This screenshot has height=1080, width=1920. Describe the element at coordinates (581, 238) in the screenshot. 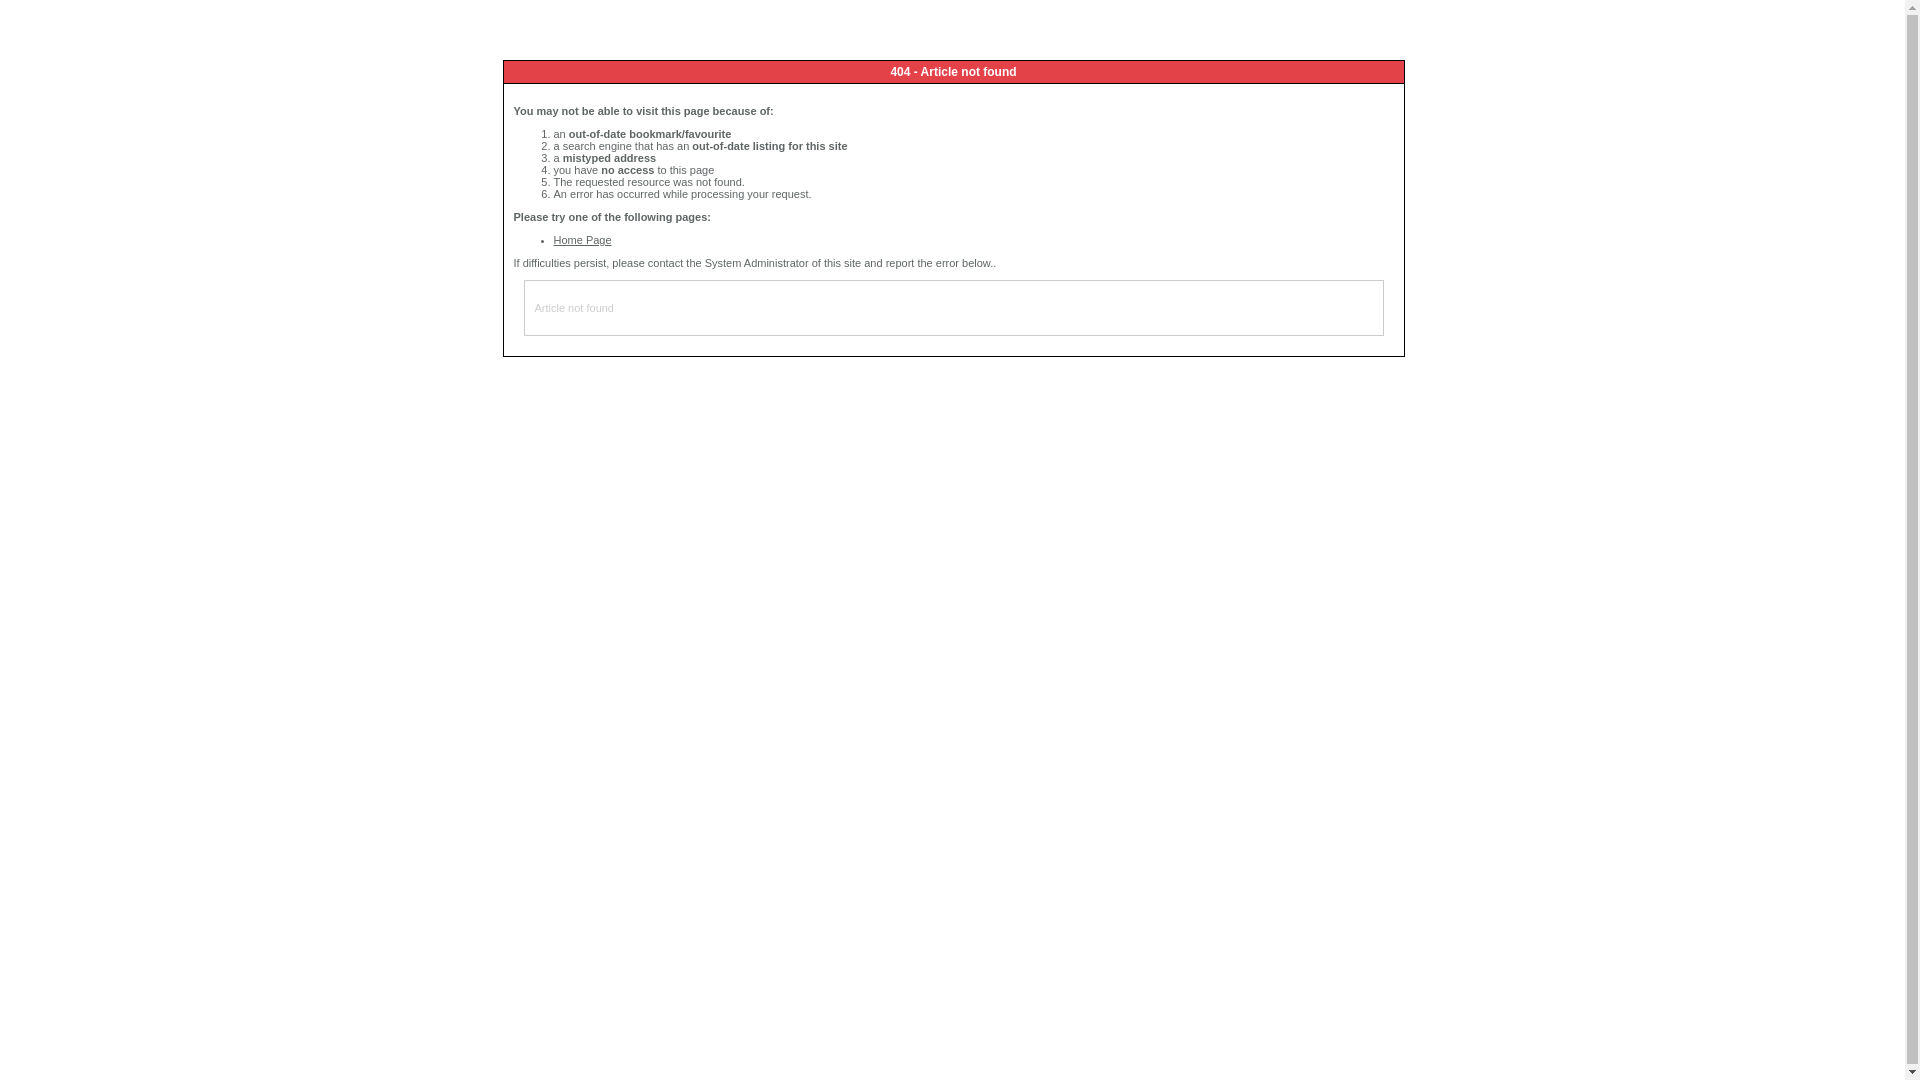

I see `'Home Page'` at that location.